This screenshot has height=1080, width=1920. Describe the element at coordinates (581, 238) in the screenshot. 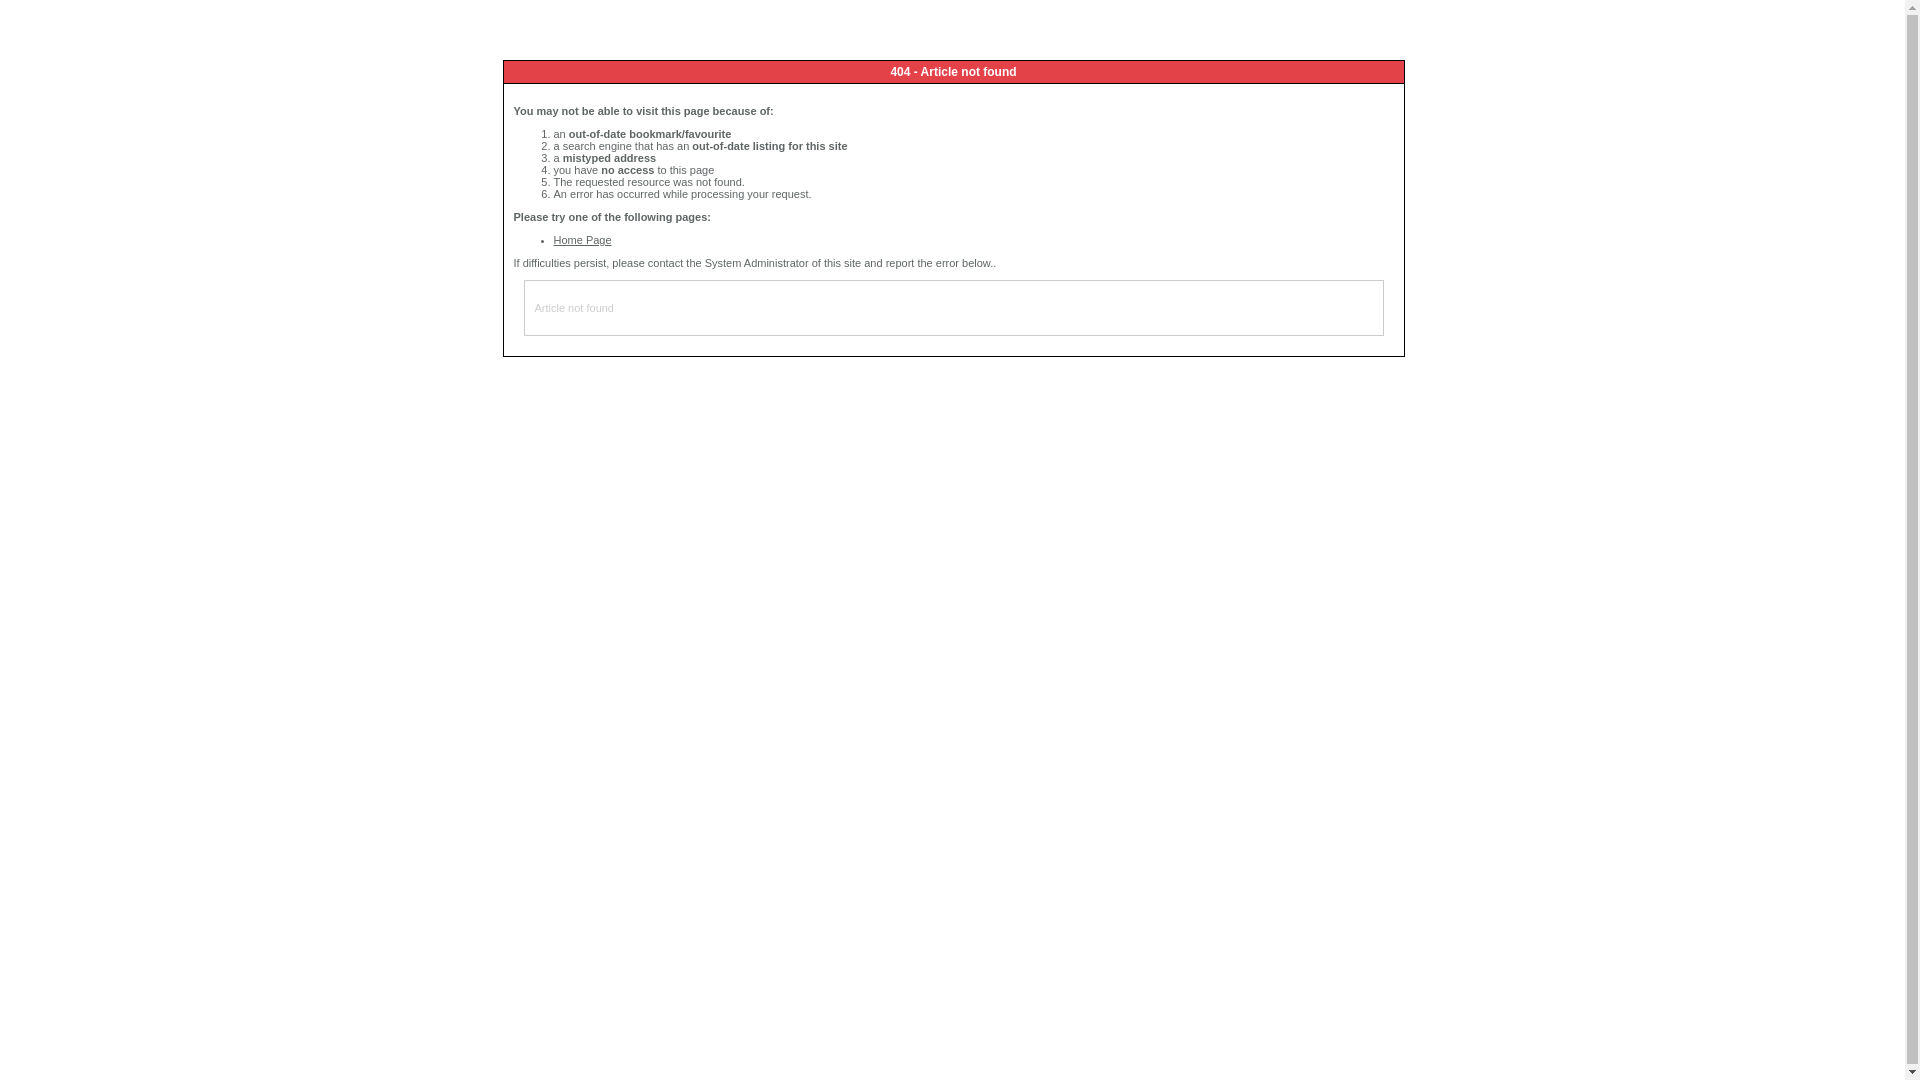

I see `'Home Page'` at that location.